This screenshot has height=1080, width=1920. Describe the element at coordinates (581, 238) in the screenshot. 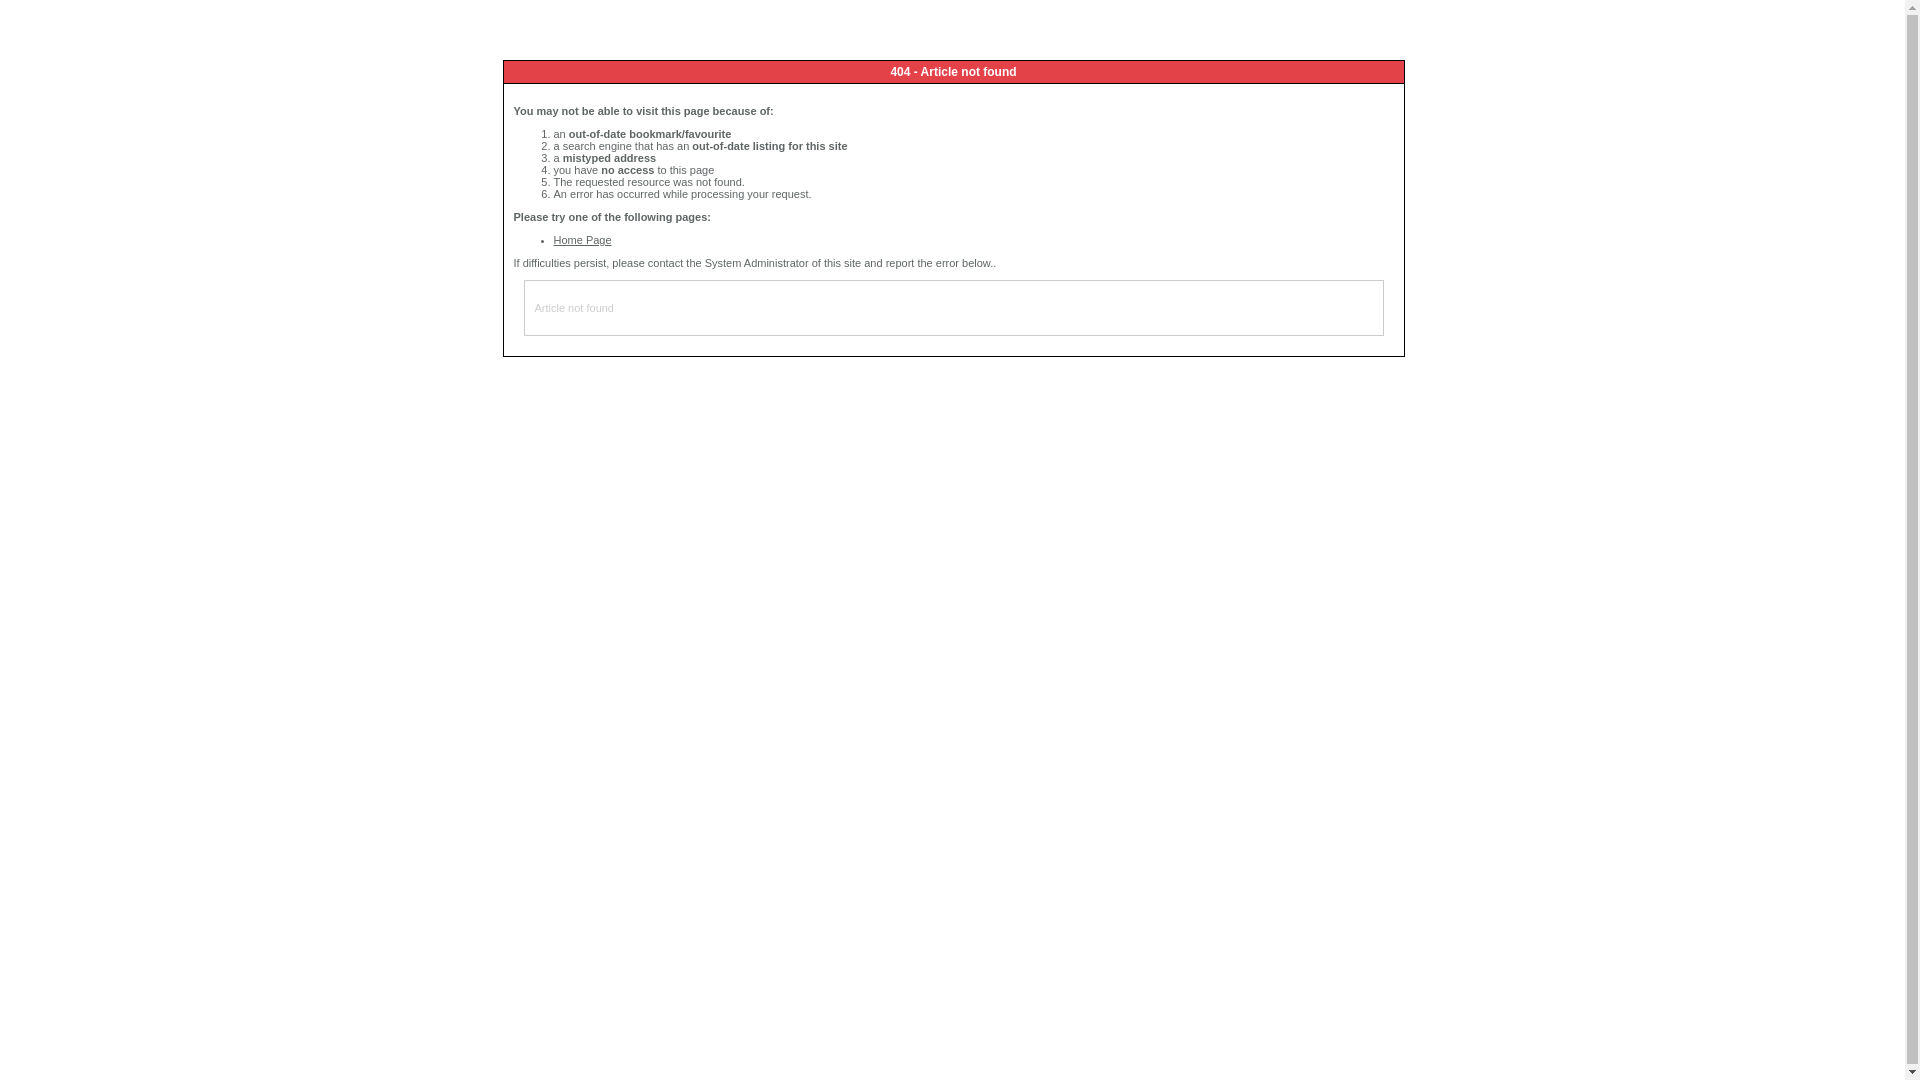

I see `'Home Page'` at that location.